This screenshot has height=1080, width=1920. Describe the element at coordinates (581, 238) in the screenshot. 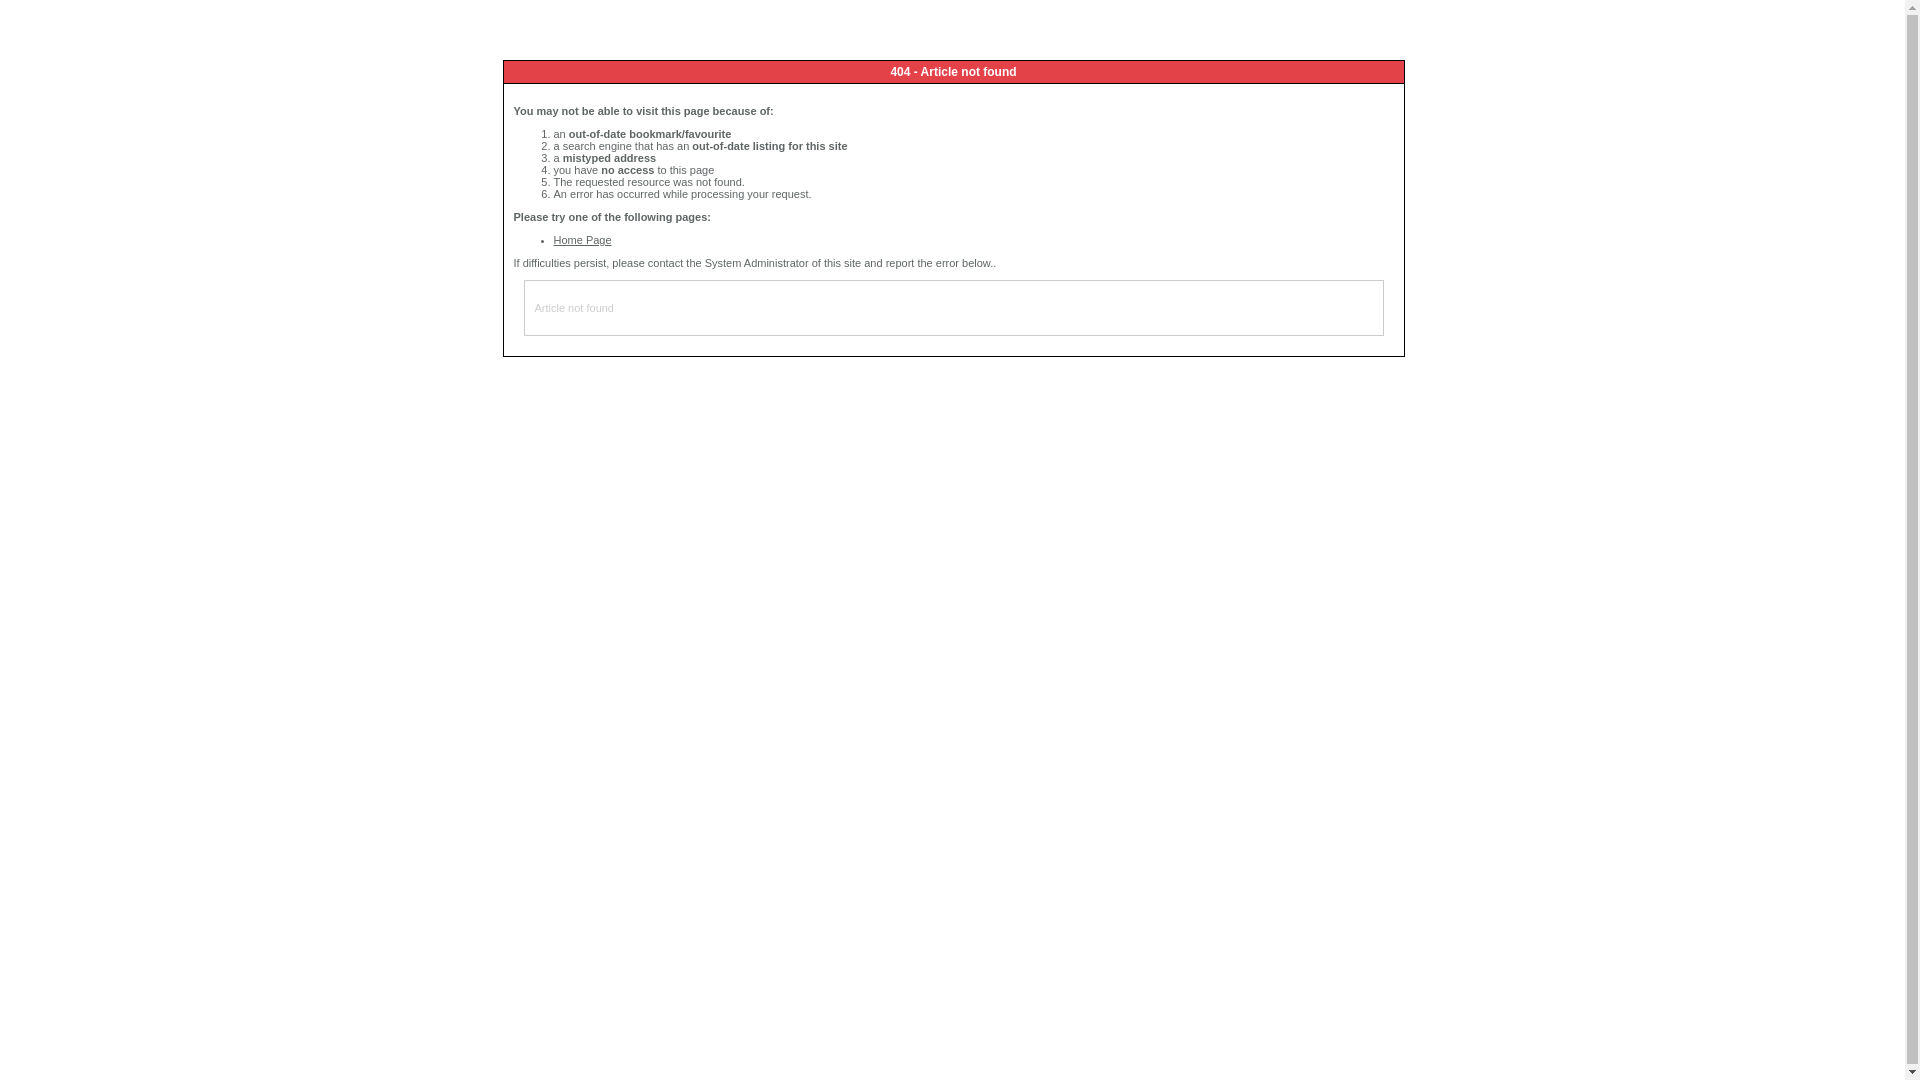

I see `'Home Page'` at that location.